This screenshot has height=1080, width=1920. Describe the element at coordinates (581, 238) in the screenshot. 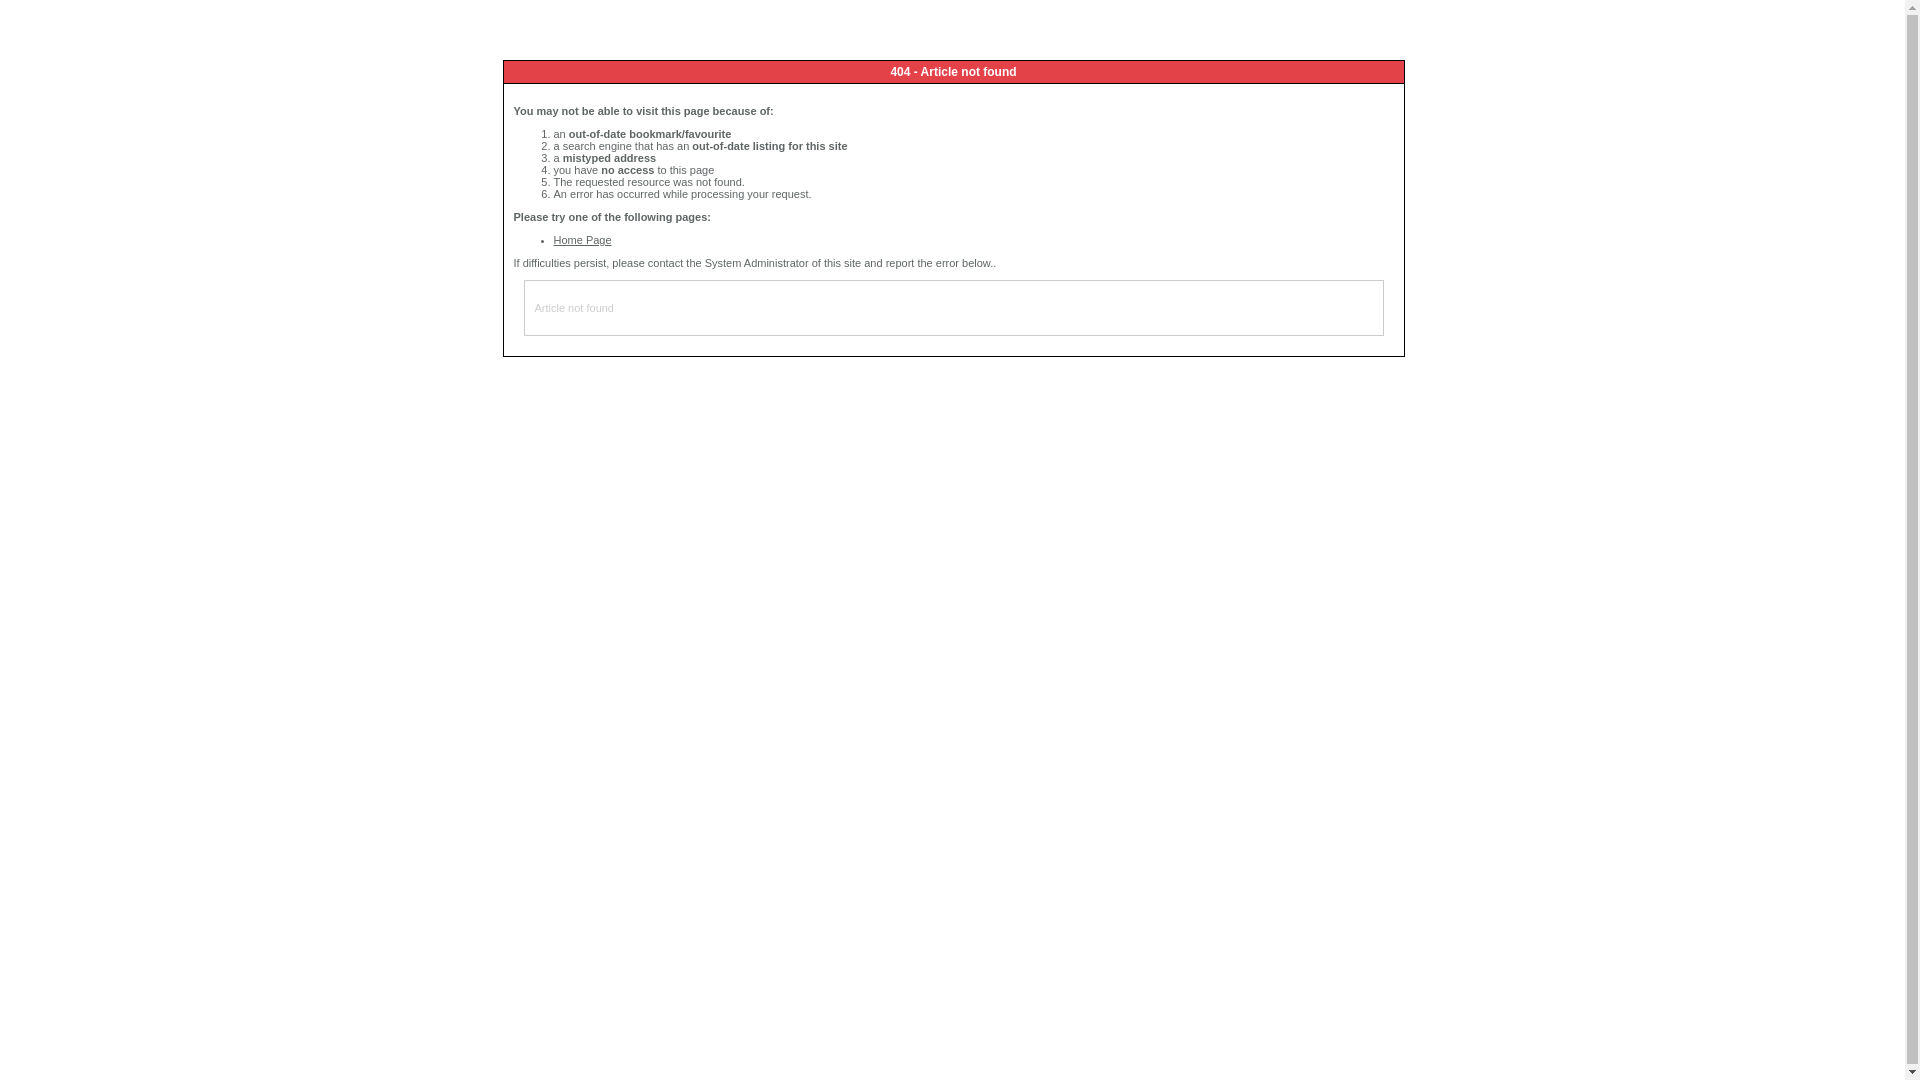

I see `'Home Page'` at that location.